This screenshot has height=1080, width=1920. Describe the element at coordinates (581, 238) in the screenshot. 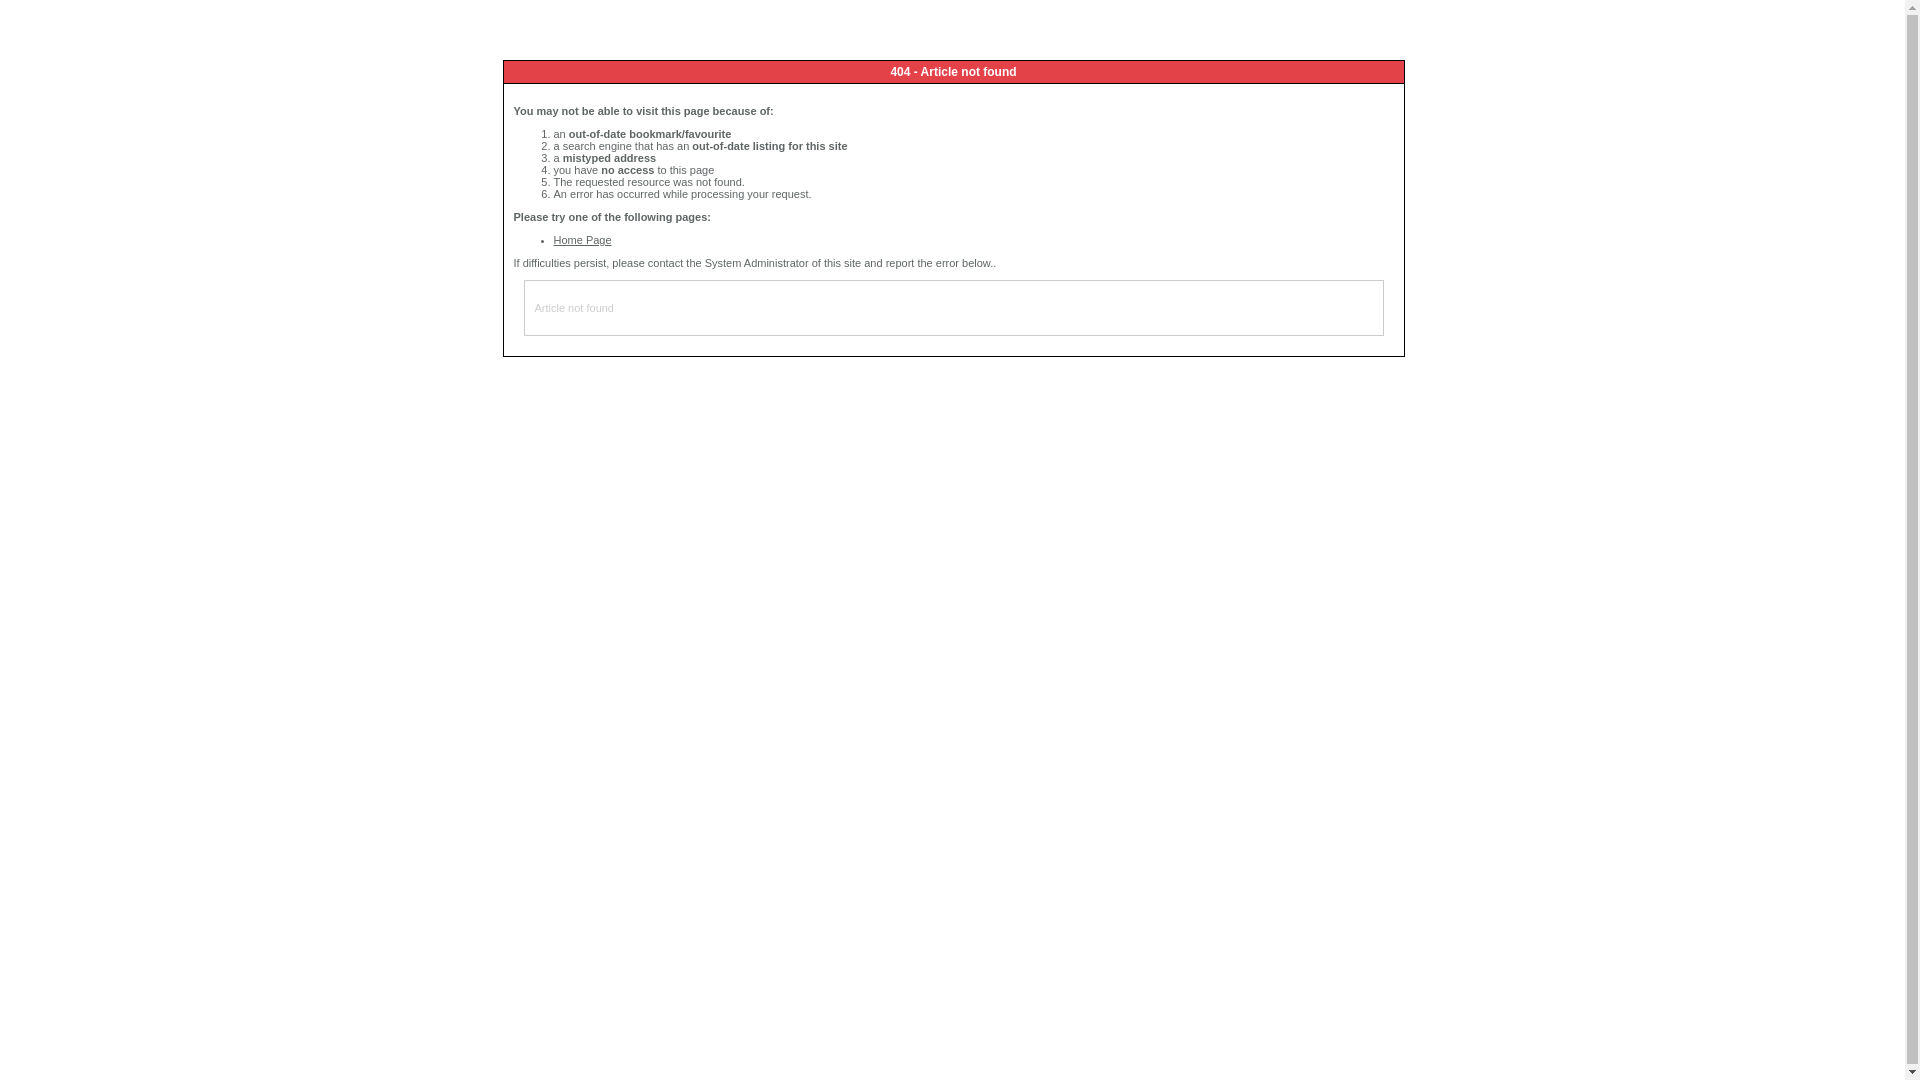

I see `'Home Page'` at that location.